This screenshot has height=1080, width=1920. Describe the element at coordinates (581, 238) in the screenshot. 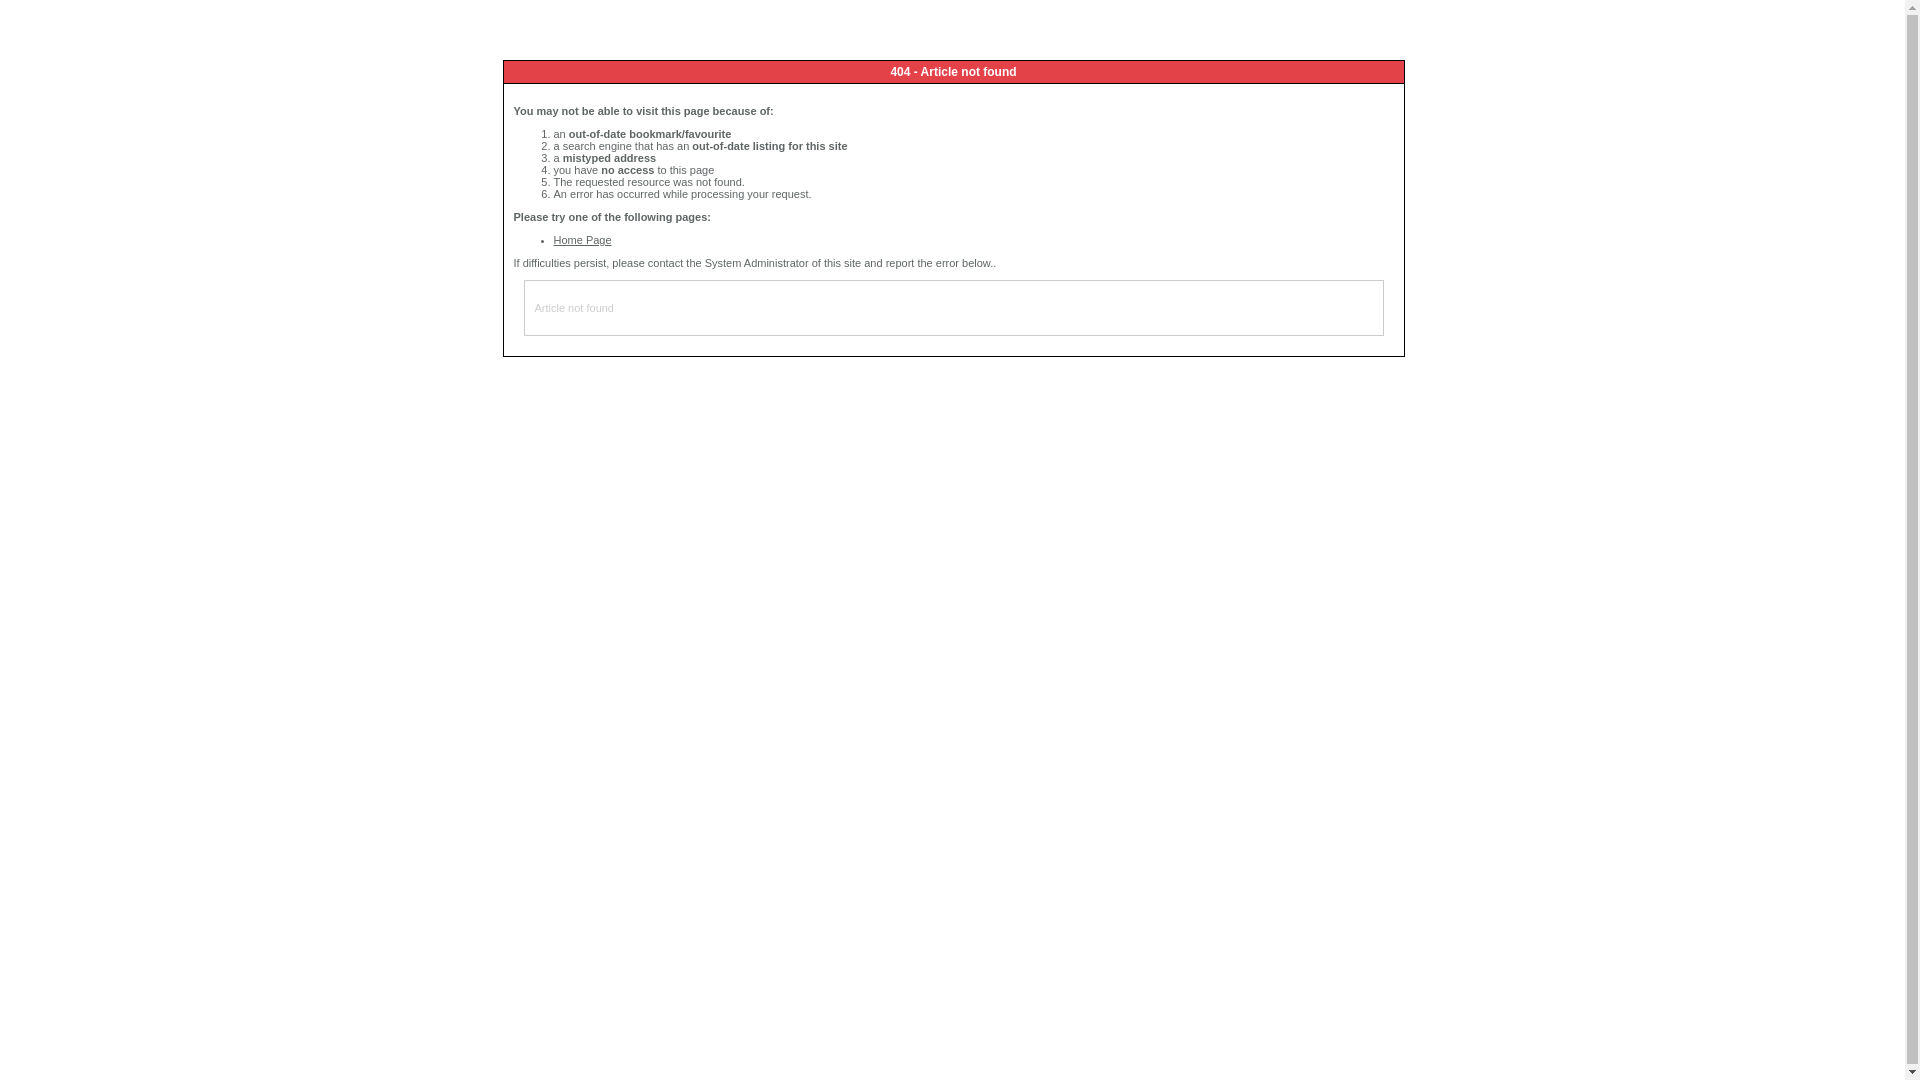

I see `'Home Page'` at that location.